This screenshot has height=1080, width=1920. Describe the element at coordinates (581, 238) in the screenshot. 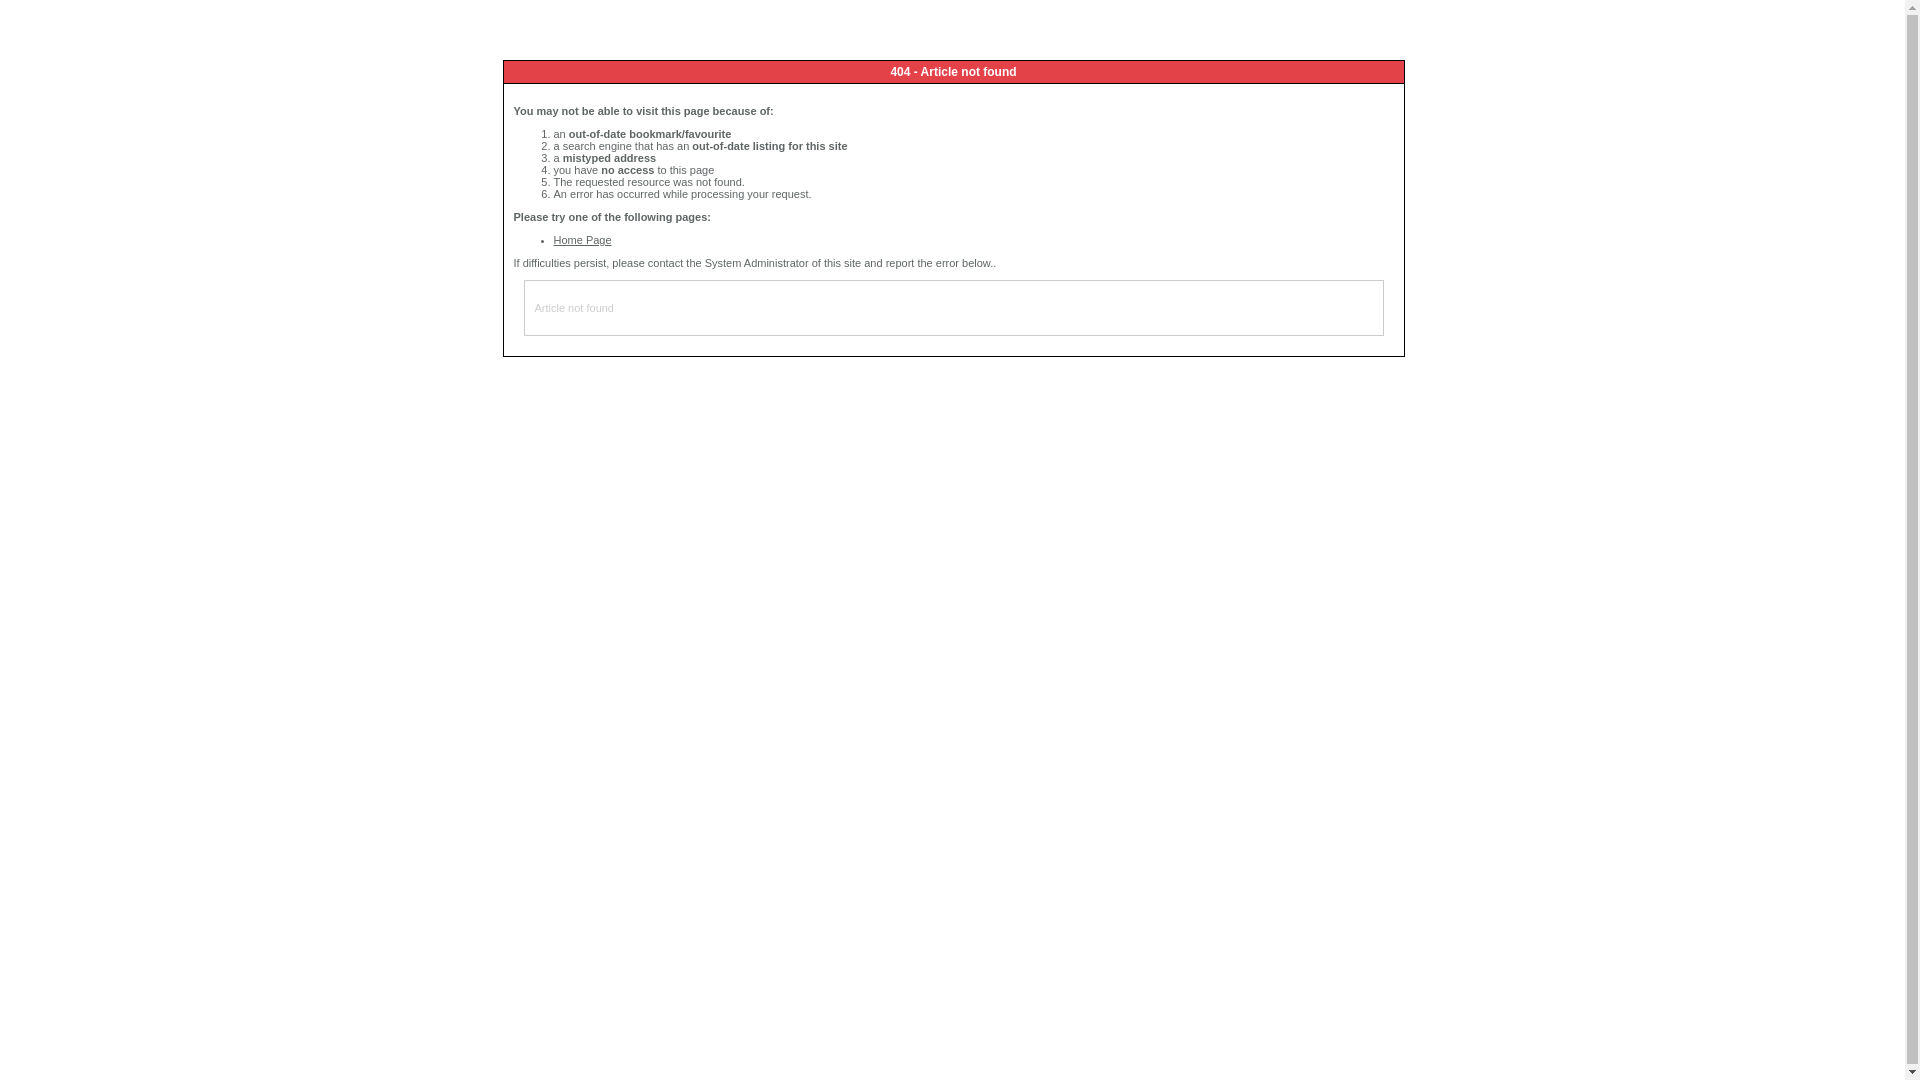

I see `'Home Page'` at that location.